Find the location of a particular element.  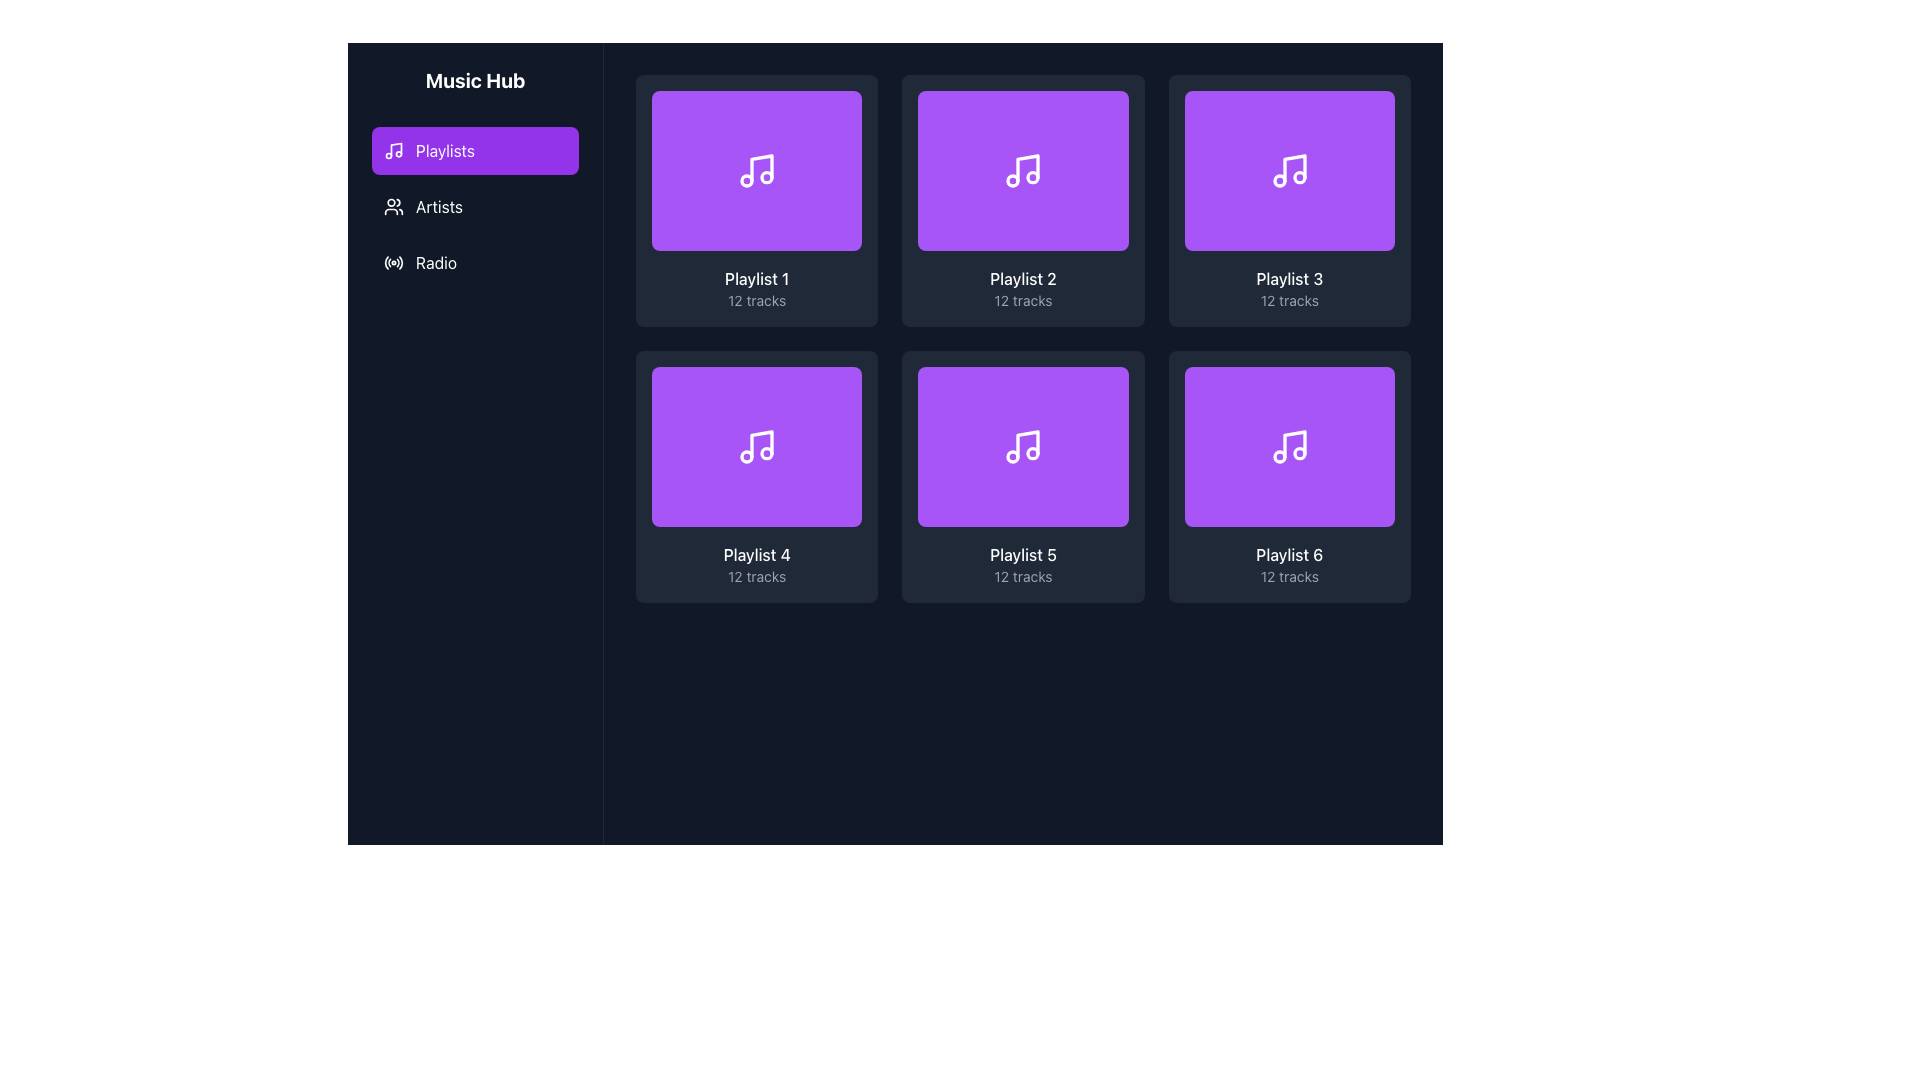

the left circular component of the music note icon on the 'Playlist 6' card located in the third row and second column of the playlist grid is located at coordinates (1278, 456).